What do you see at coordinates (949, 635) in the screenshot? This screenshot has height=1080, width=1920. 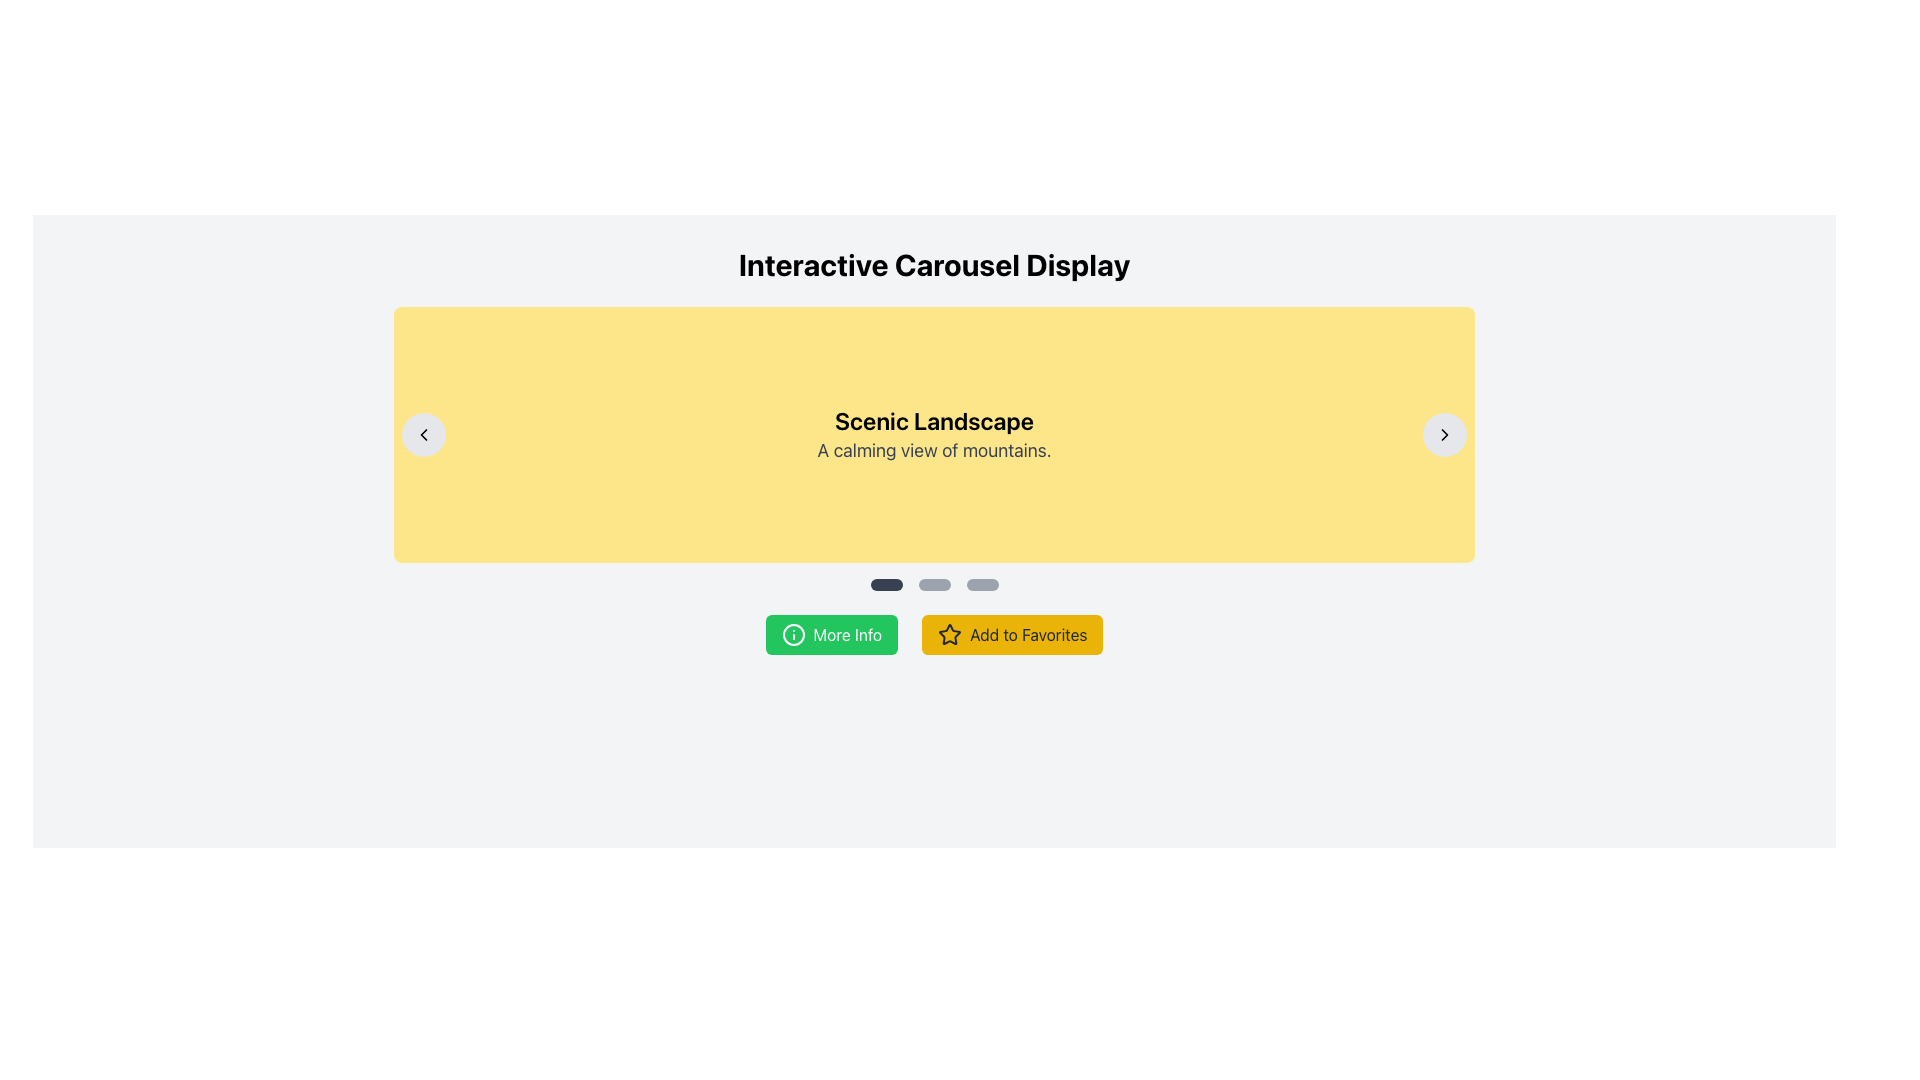 I see `the star icon located on the left of the 'Add to Favorites' text` at bounding box center [949, 635].